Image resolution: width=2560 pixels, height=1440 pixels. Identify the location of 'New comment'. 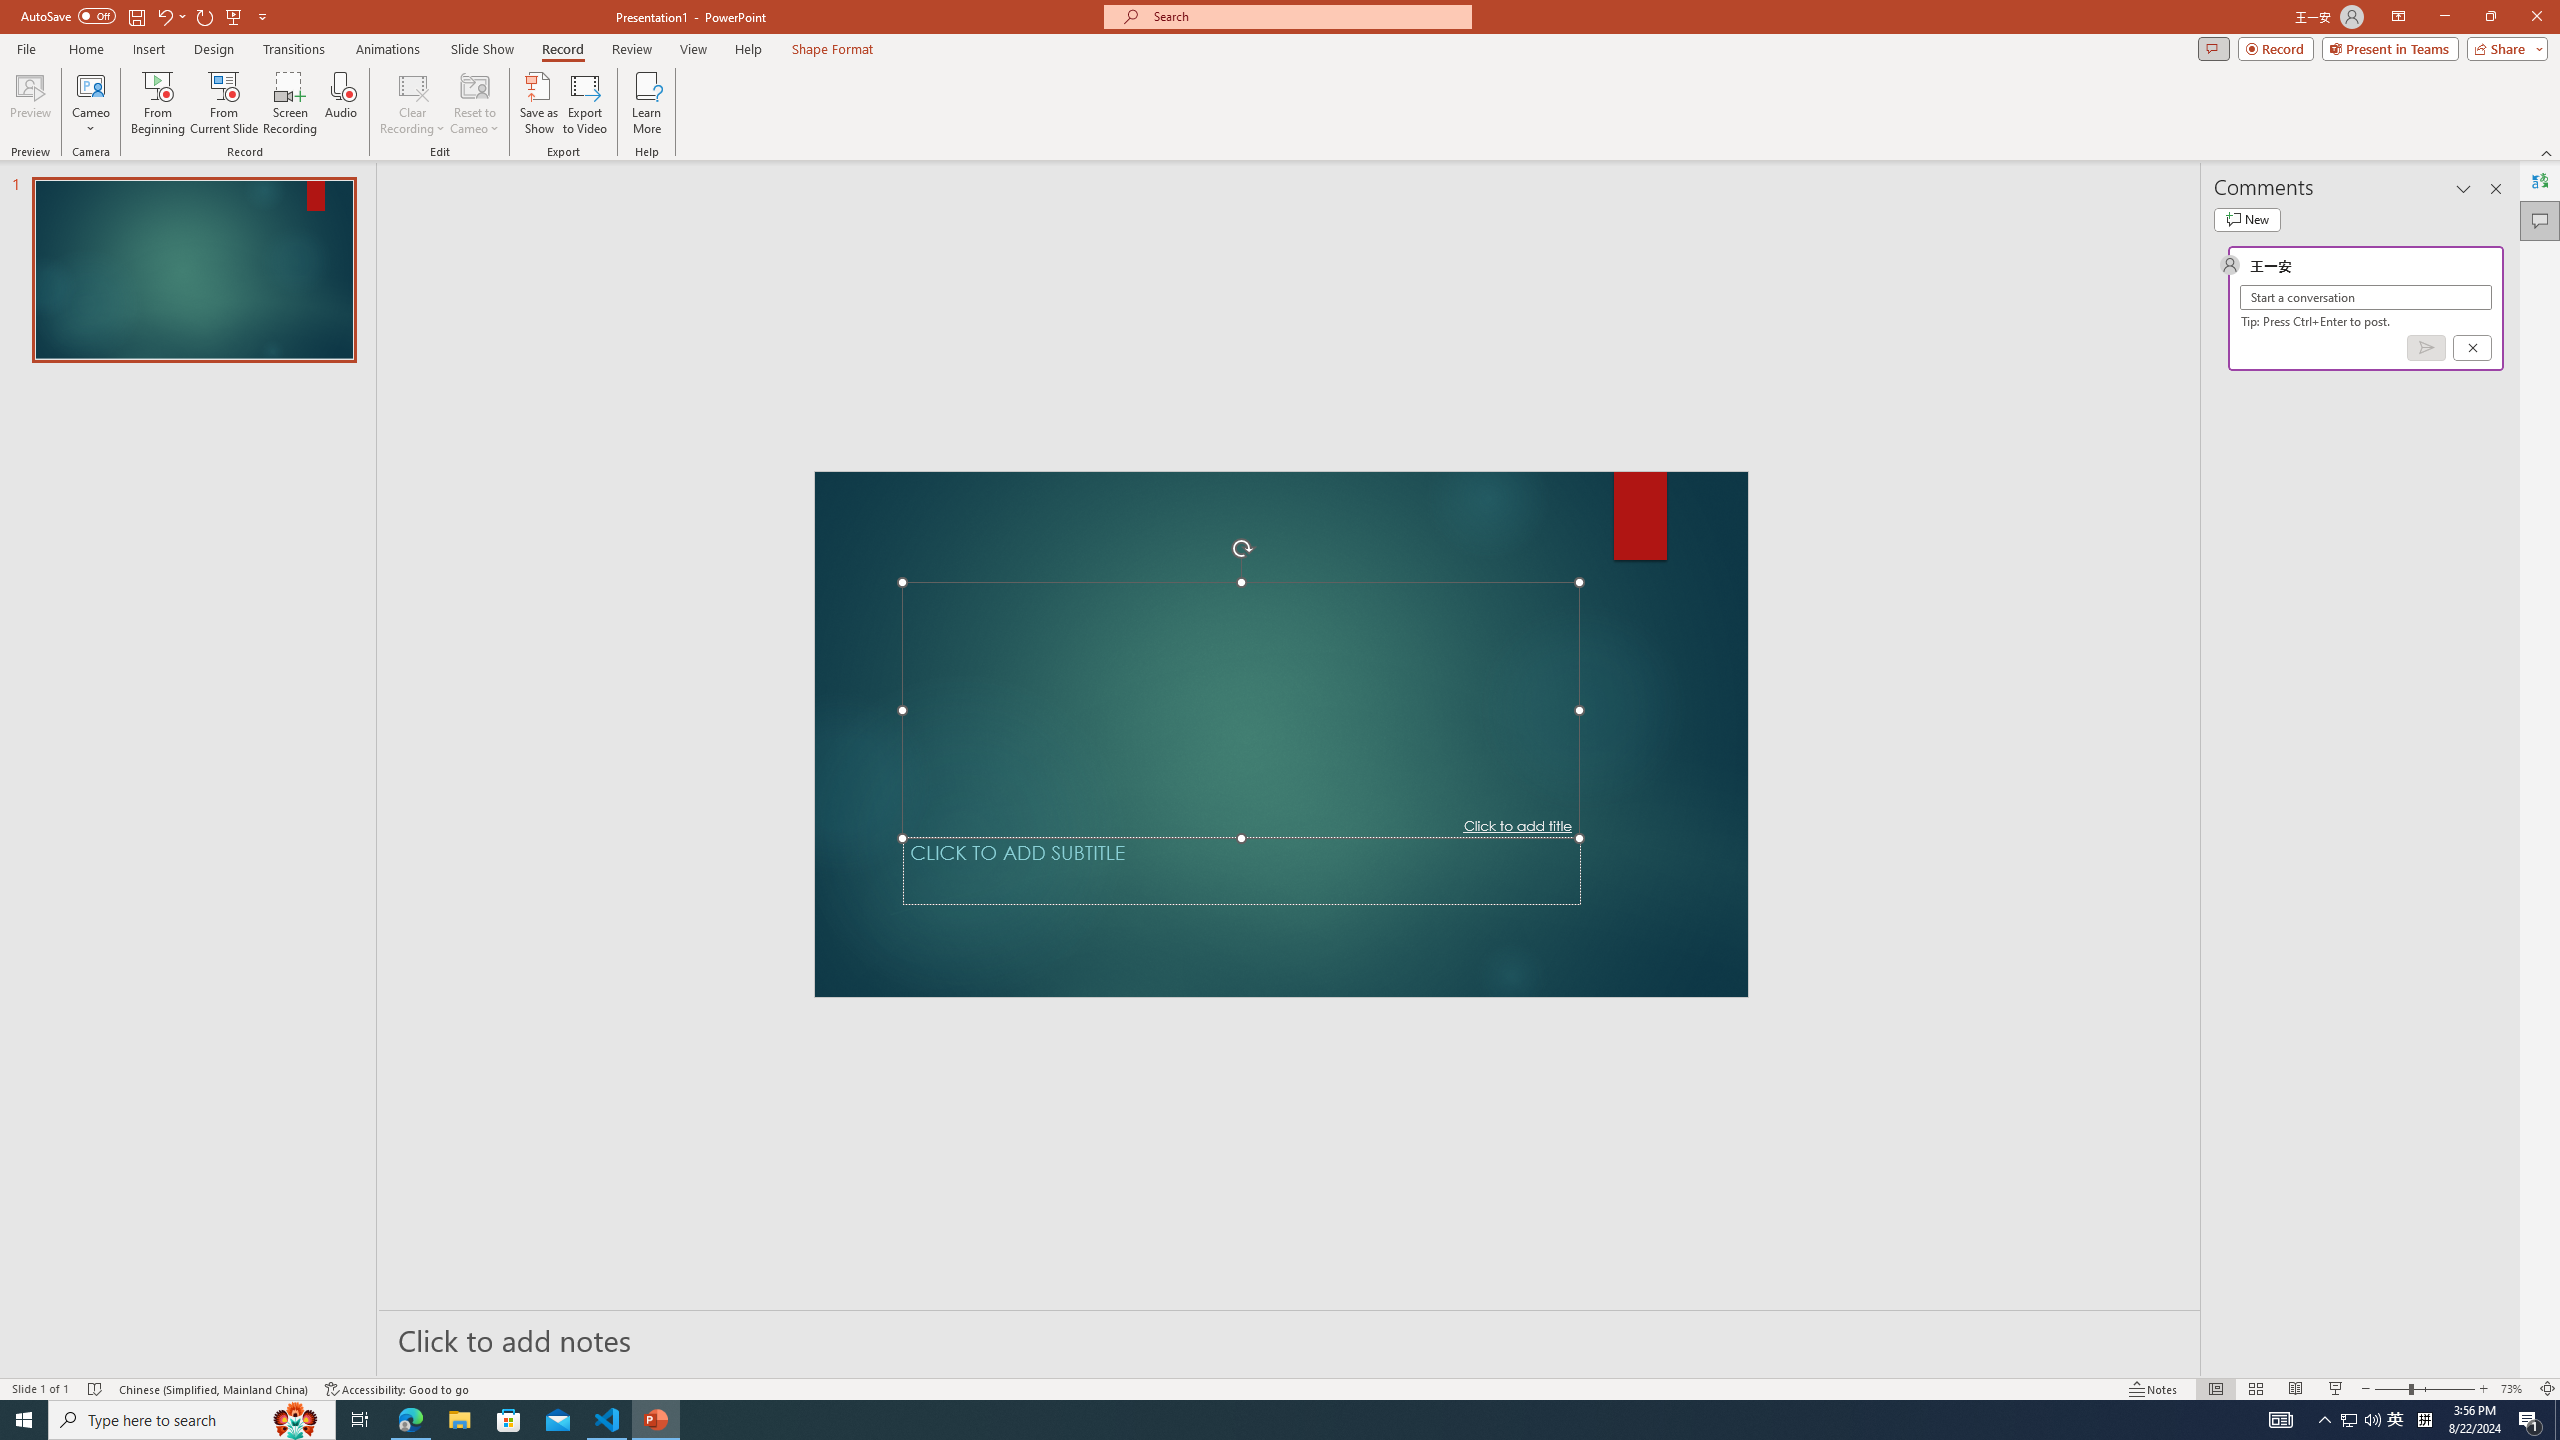
(2246, 218).